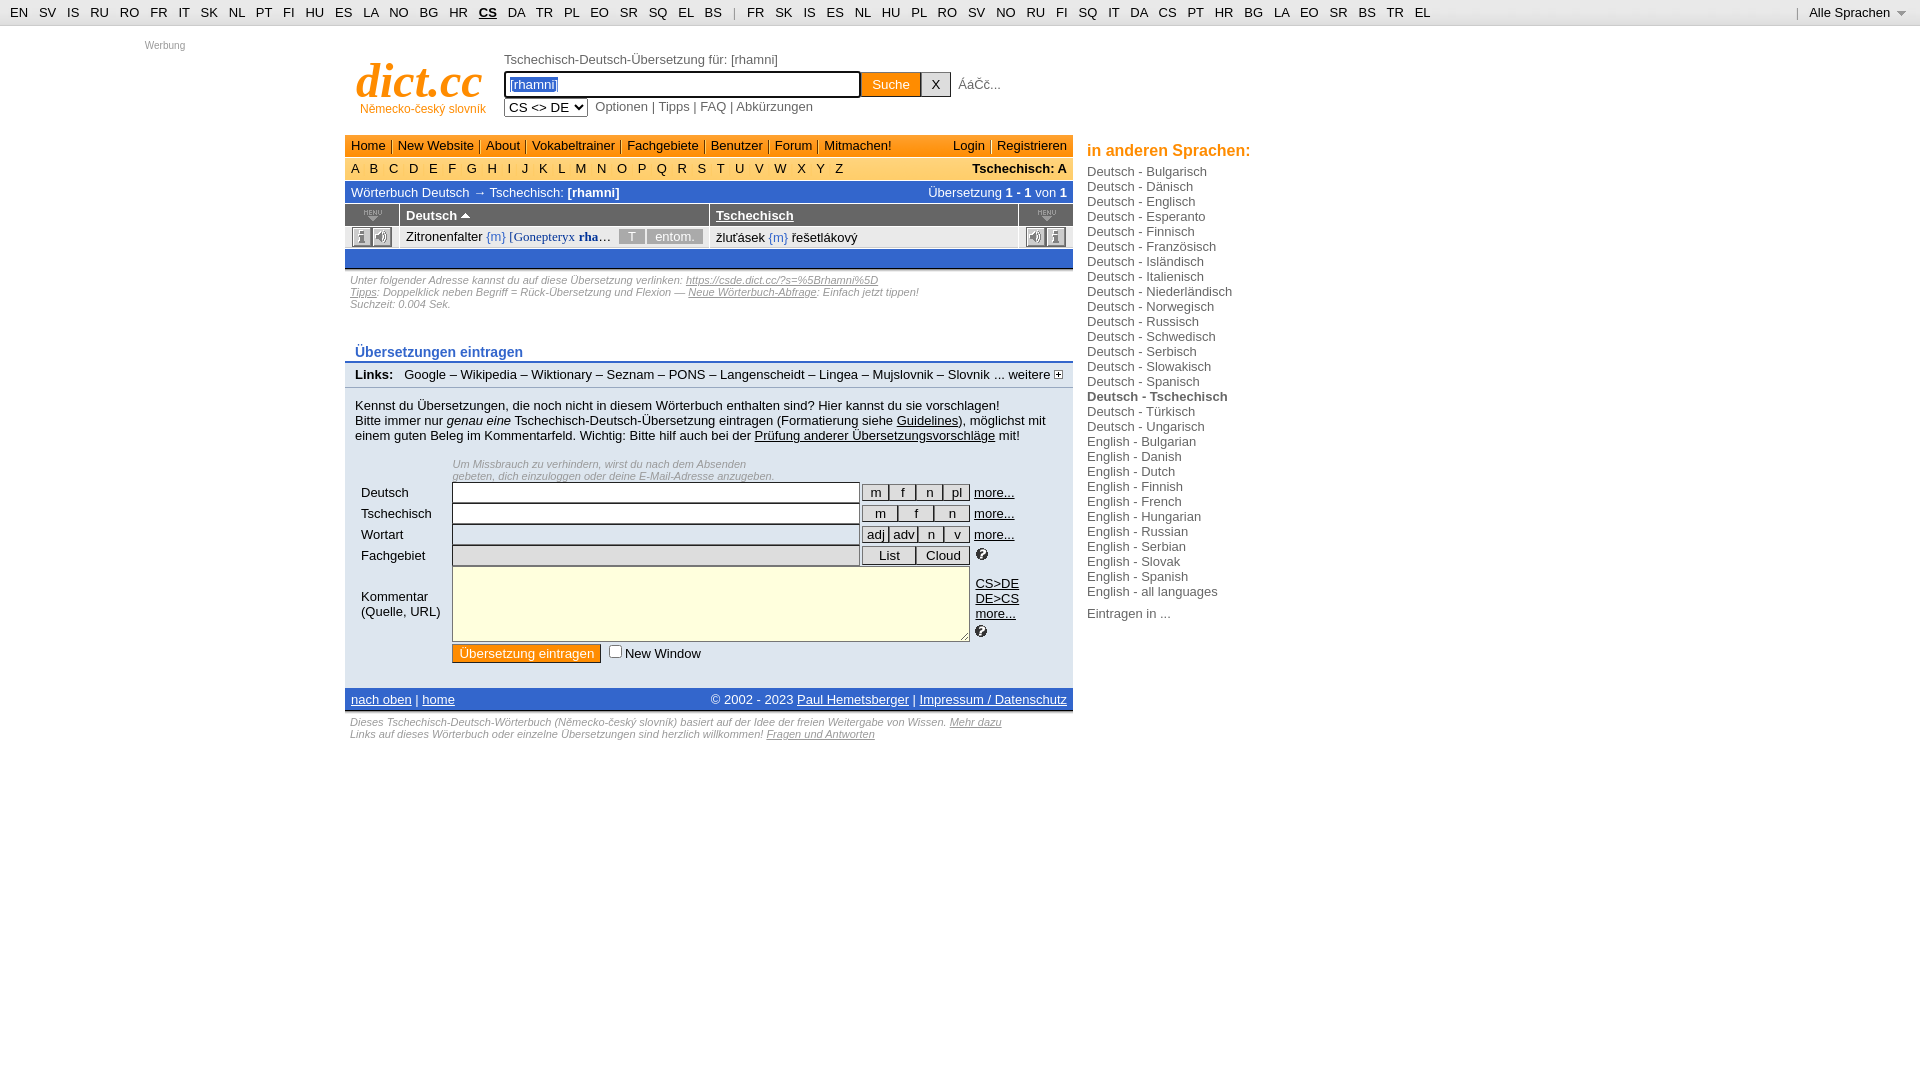 Image resolution: width=1920 pixels, height=1080 pixels. Describe the element at coordinates (941, 555) in the screenshot. I see `'Cloud'` at that location.